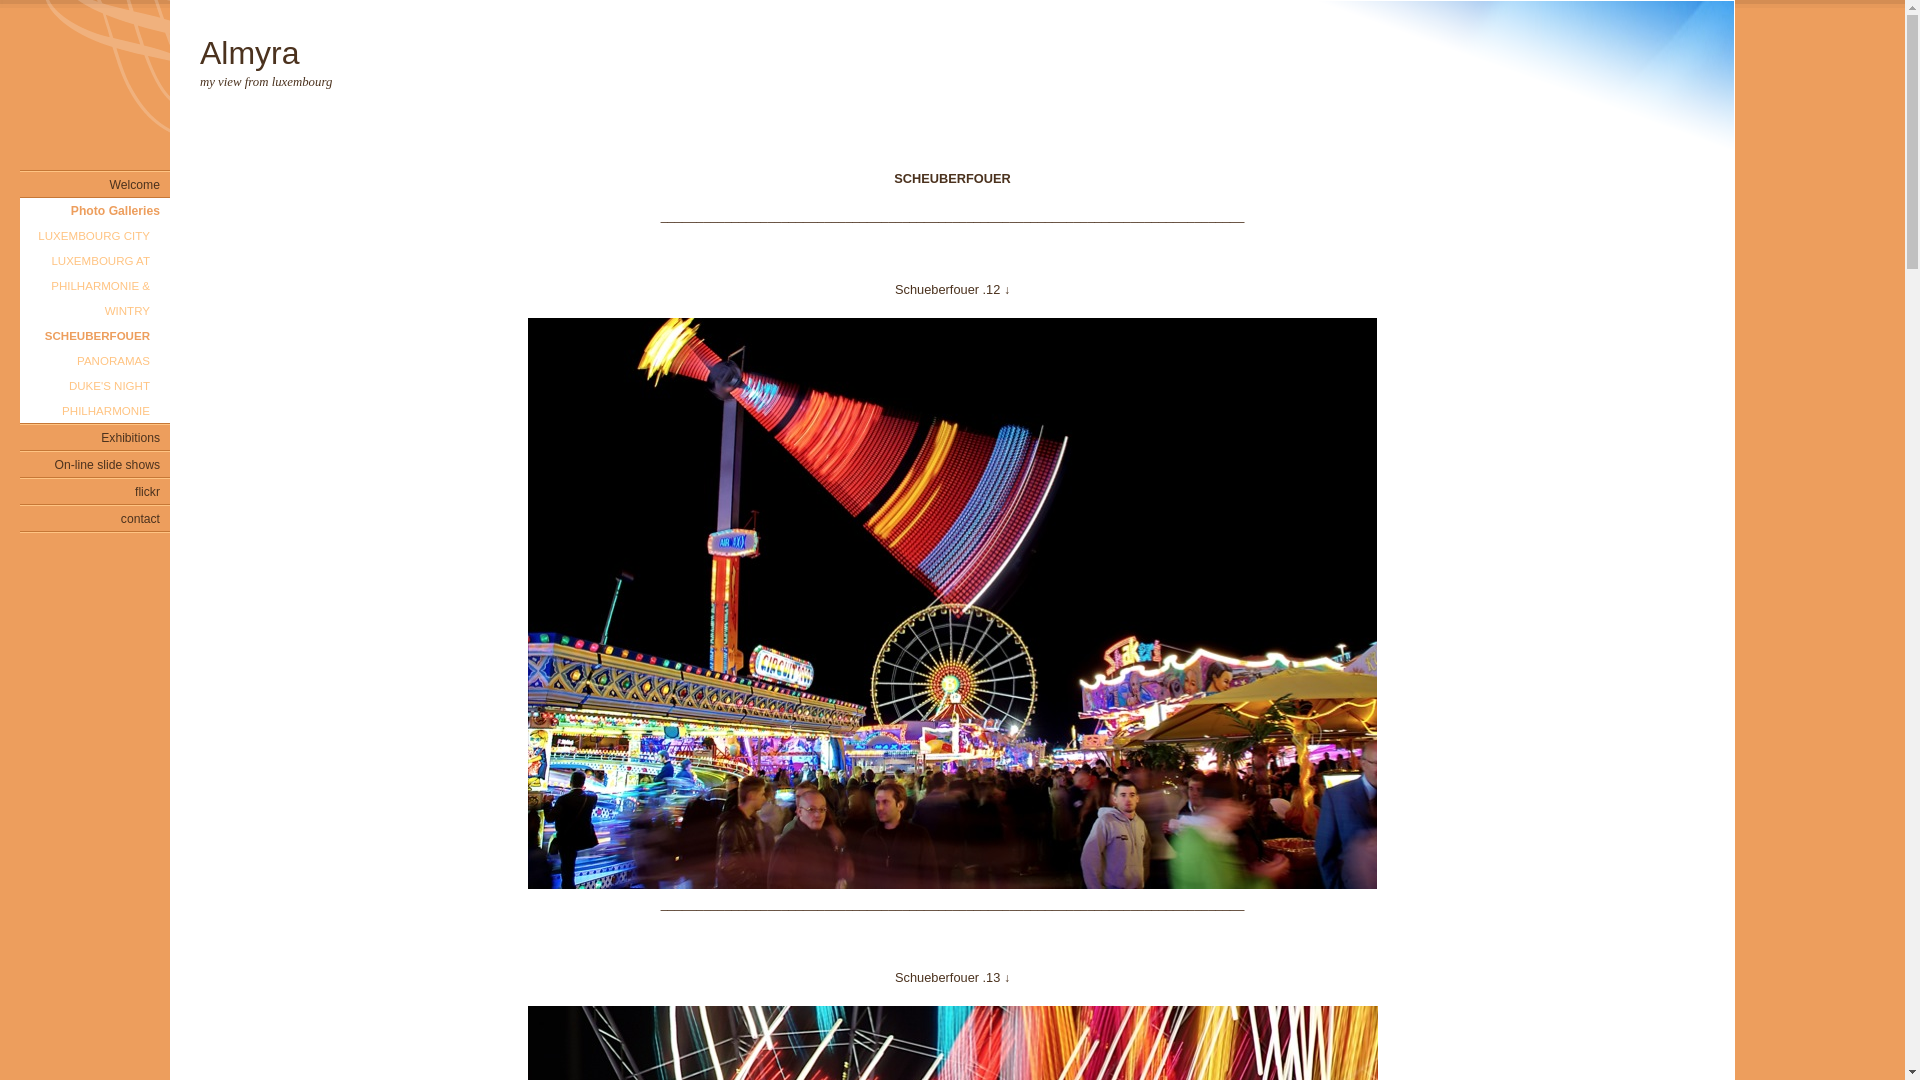 The height and width of the screenshot is (1080, 1920). Describe the element at coordinates (94, 409) in the screenshot. I see `'PHILHARMONIE'` at that location.